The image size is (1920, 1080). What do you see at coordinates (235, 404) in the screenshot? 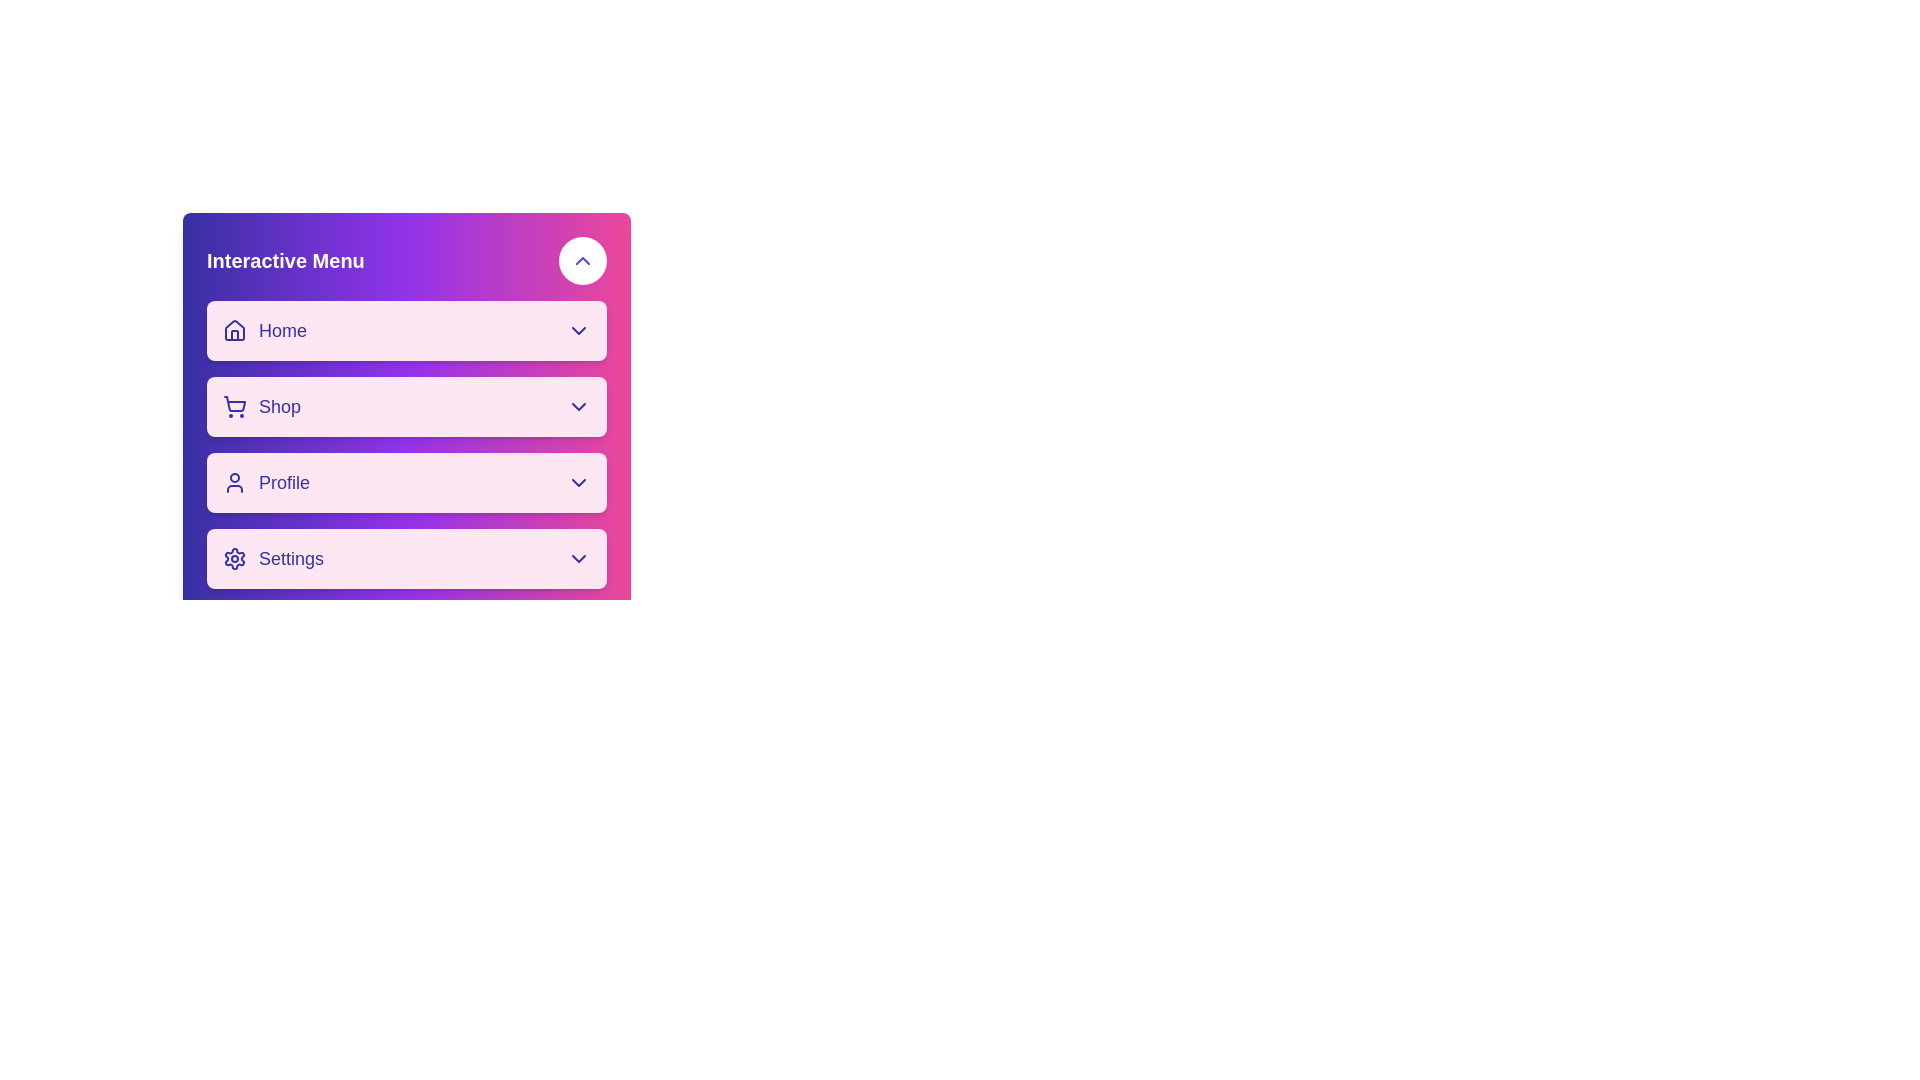
I see `the shopping icon associated with the 'Shop' button in the 'Interactive Menu'` at bounding box center [235, 404].